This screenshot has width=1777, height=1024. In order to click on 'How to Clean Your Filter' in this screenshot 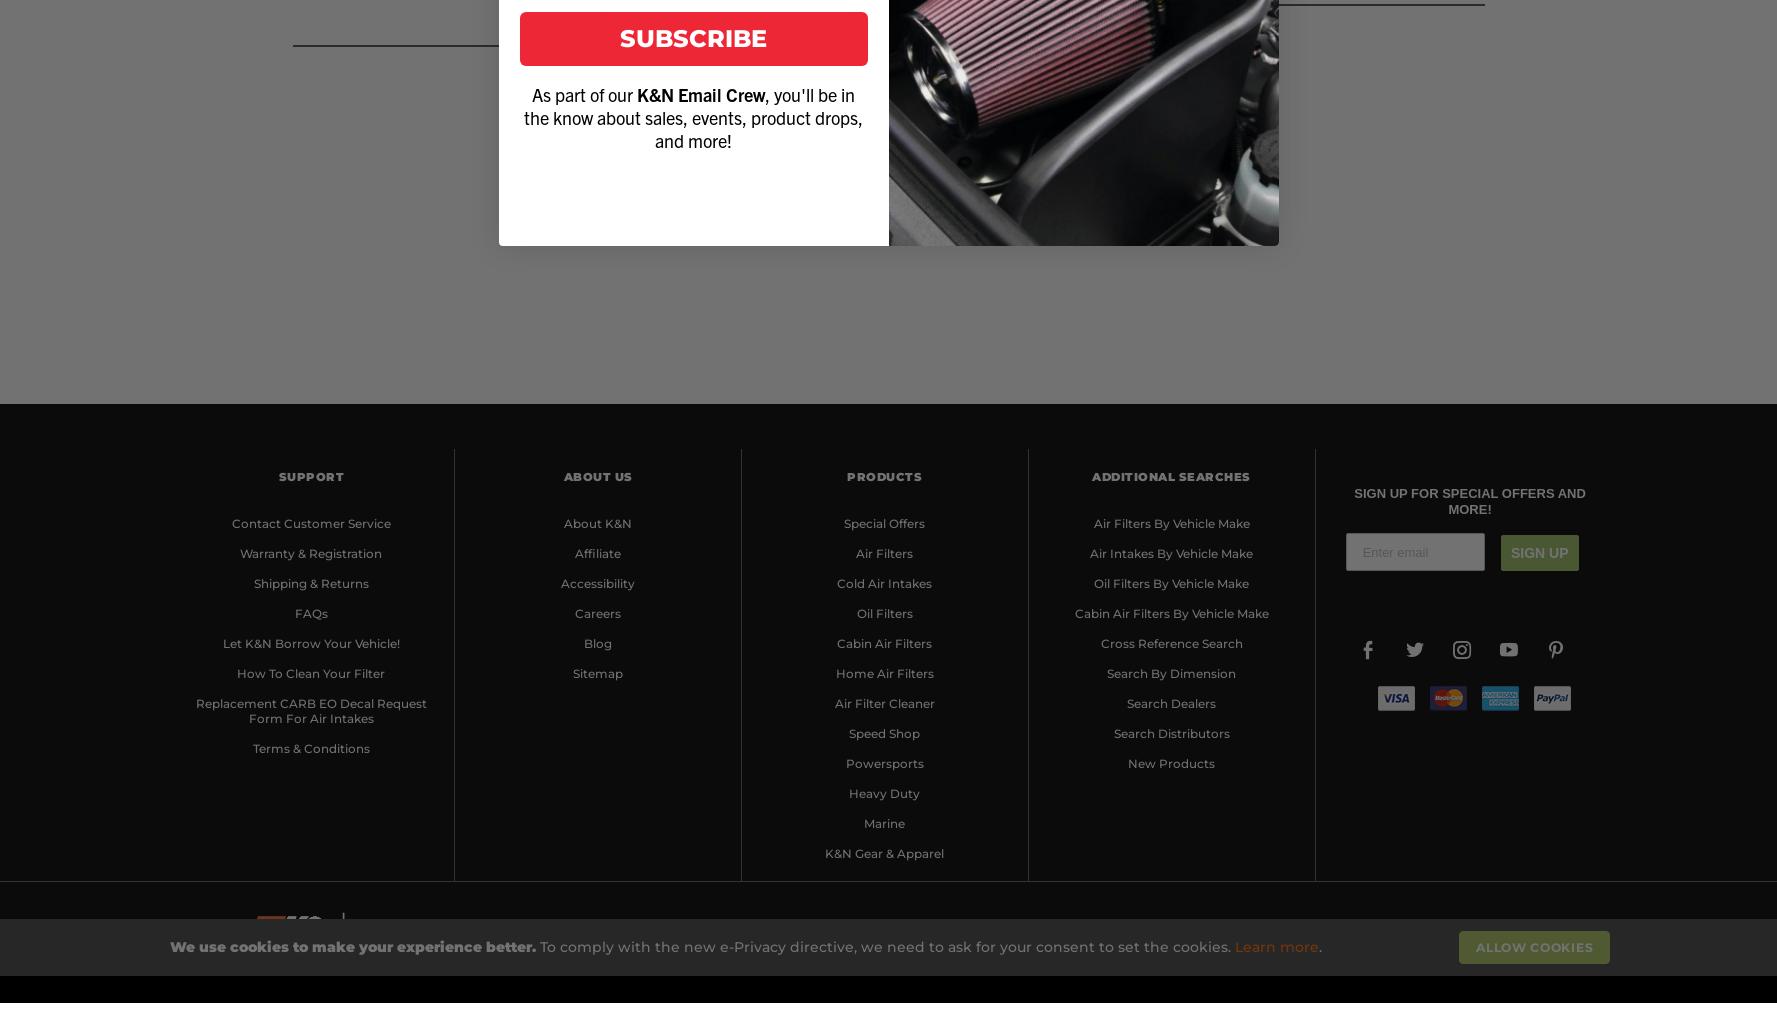, I will do `click(309, 672)`.